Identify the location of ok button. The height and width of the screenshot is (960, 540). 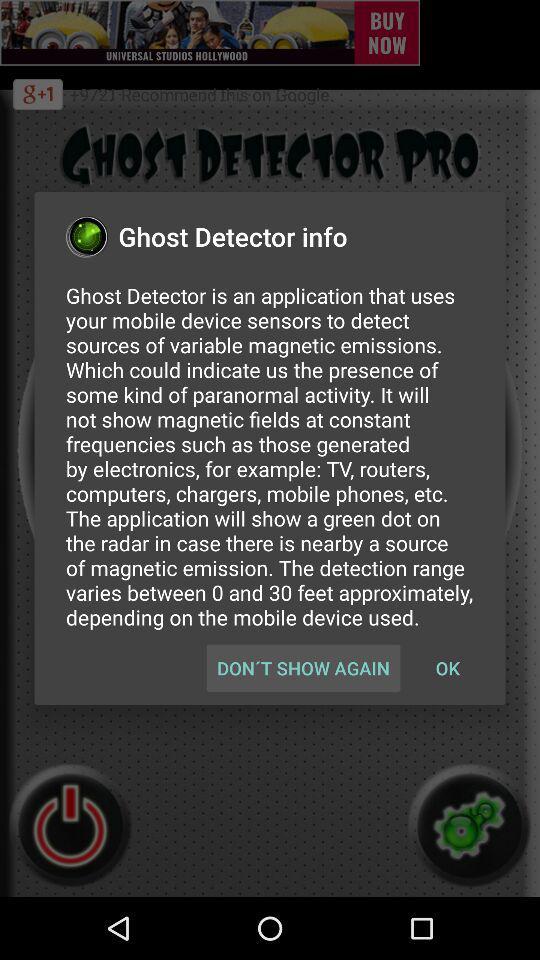
(447, 668).